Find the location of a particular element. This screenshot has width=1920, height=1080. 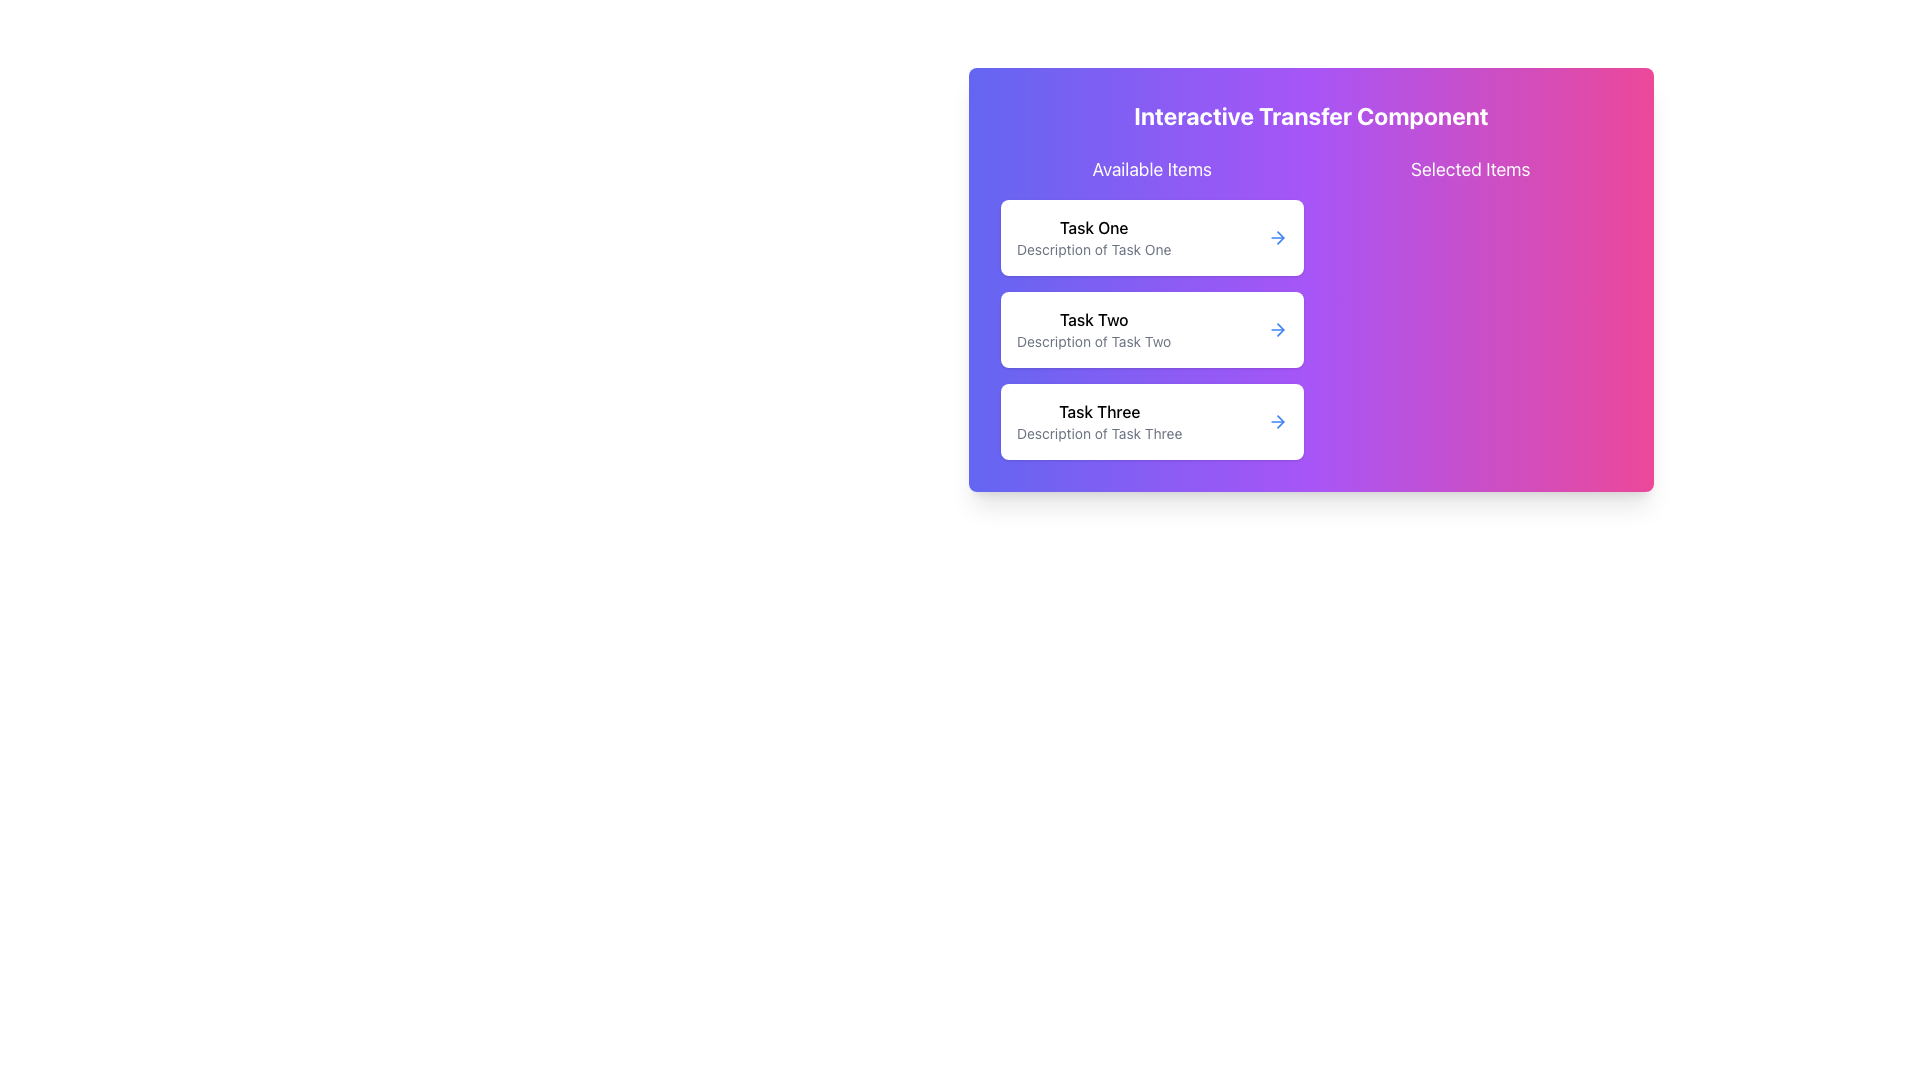

the informational text located below 'Task Three' in the third card of the vertical stack is located at coordinates (1098, 433).